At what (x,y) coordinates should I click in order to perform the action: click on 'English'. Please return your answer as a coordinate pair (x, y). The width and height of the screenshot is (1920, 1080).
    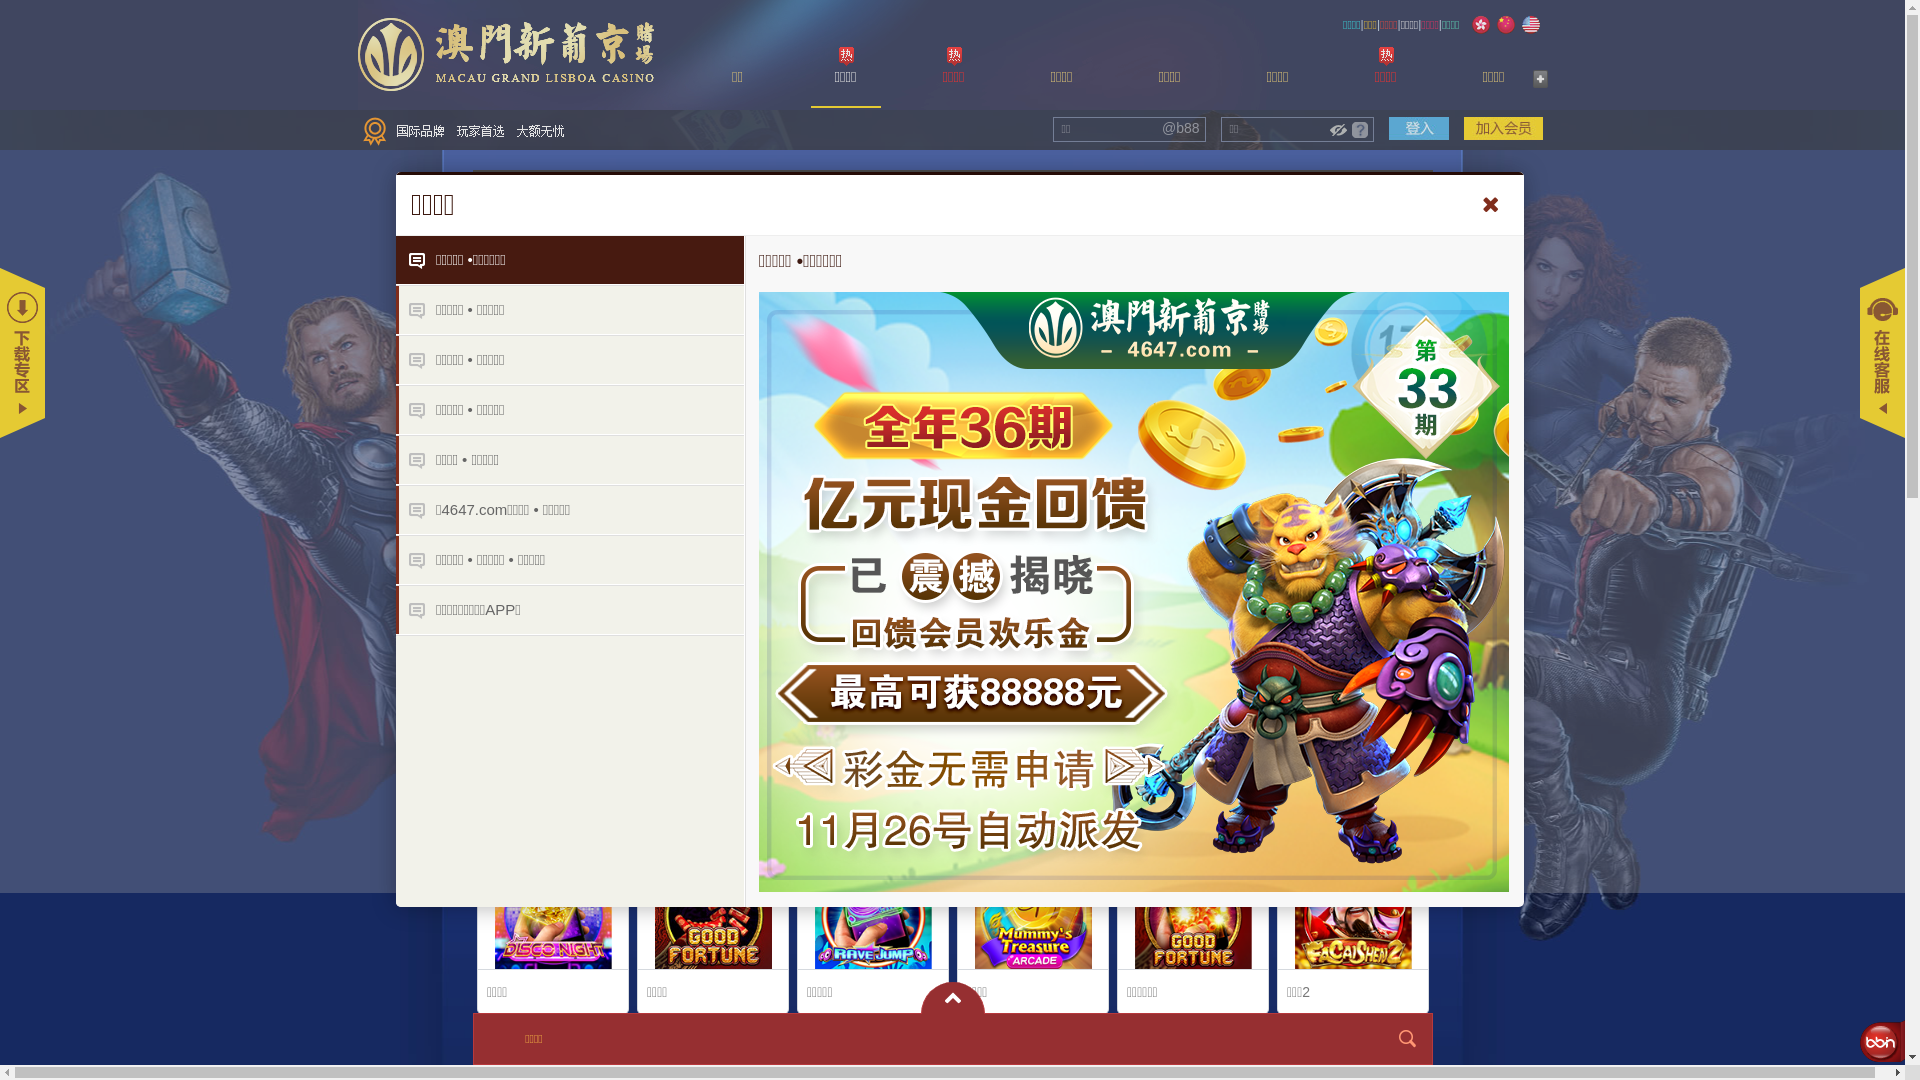
    Looking at the image, I should click on (1530, 24).